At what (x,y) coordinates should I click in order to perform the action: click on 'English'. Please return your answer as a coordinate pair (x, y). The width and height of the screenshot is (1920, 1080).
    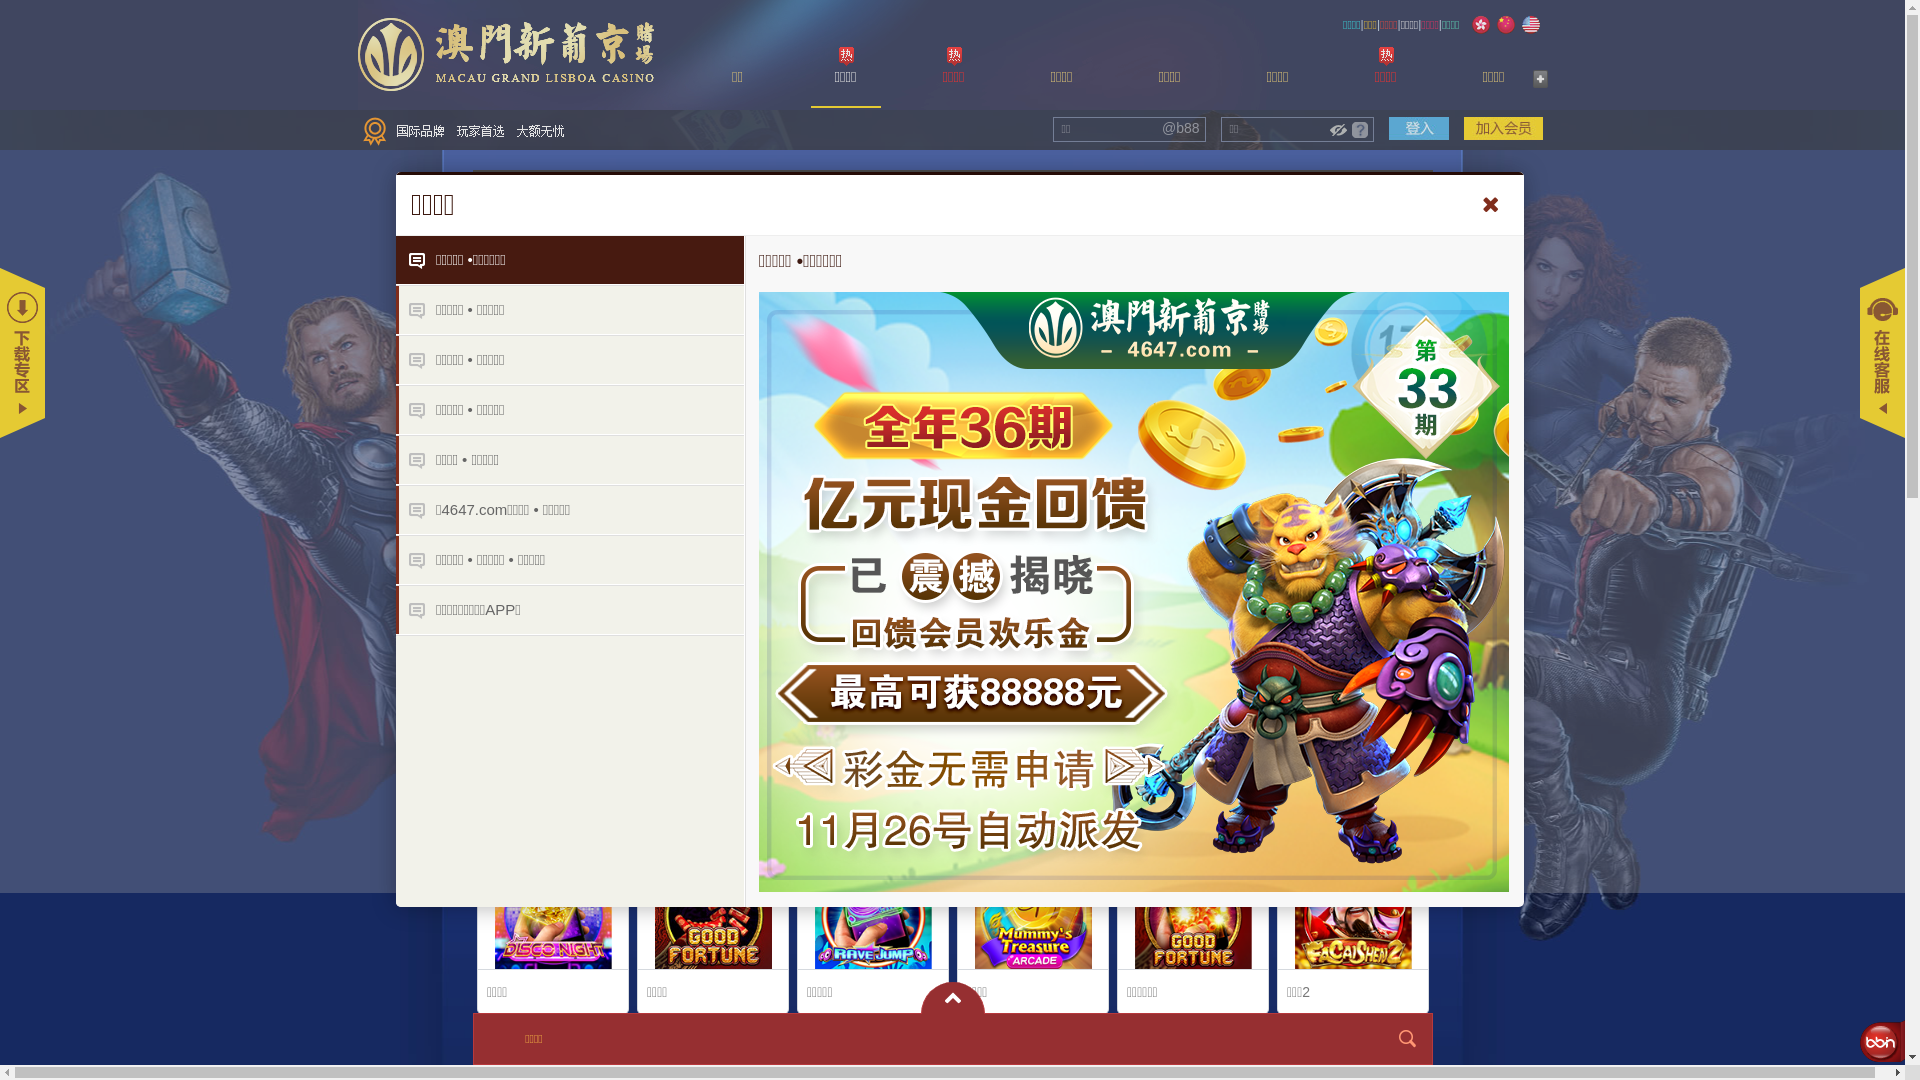
    Looking at the image, I should click on (1530, 24).